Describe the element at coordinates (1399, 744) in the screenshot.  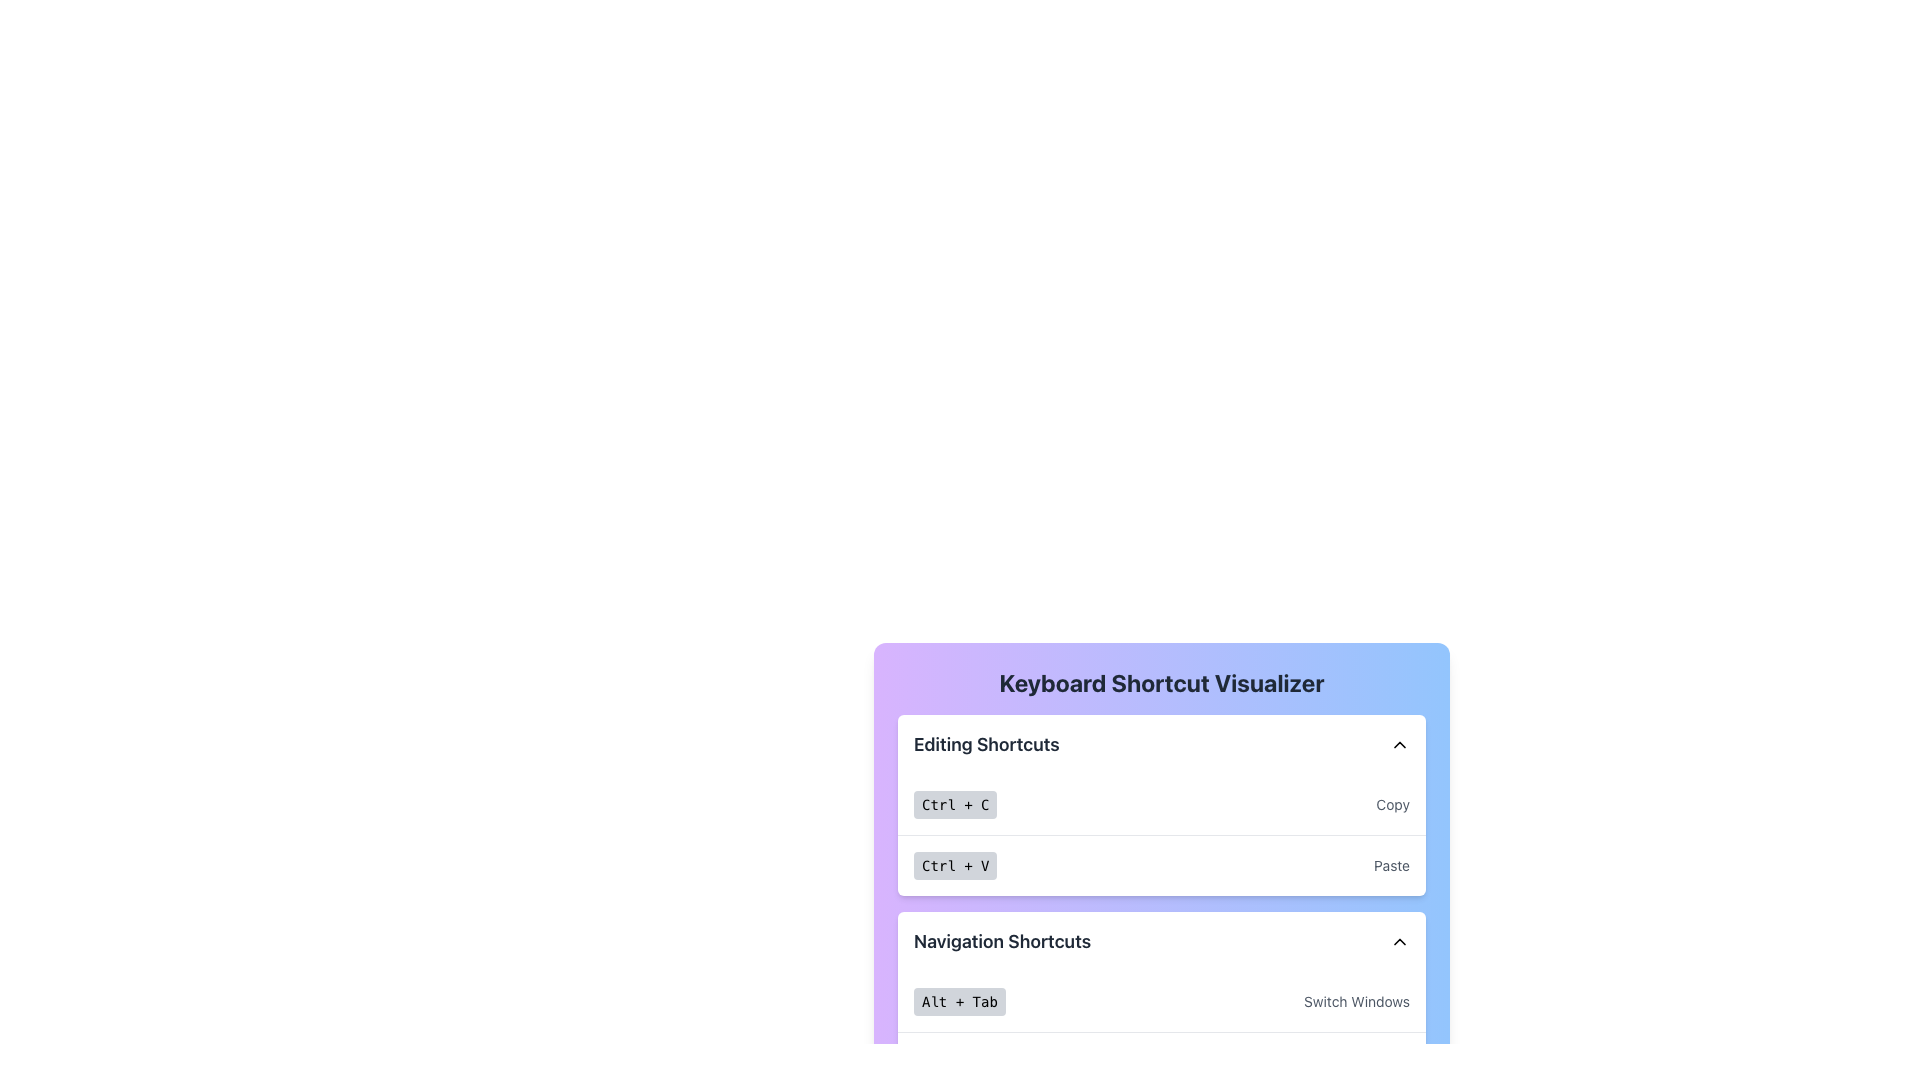
I see `the toggle icon located at the top-right corner of the 'Editing Shortcuts' section to expand or collapse the content` at that location.